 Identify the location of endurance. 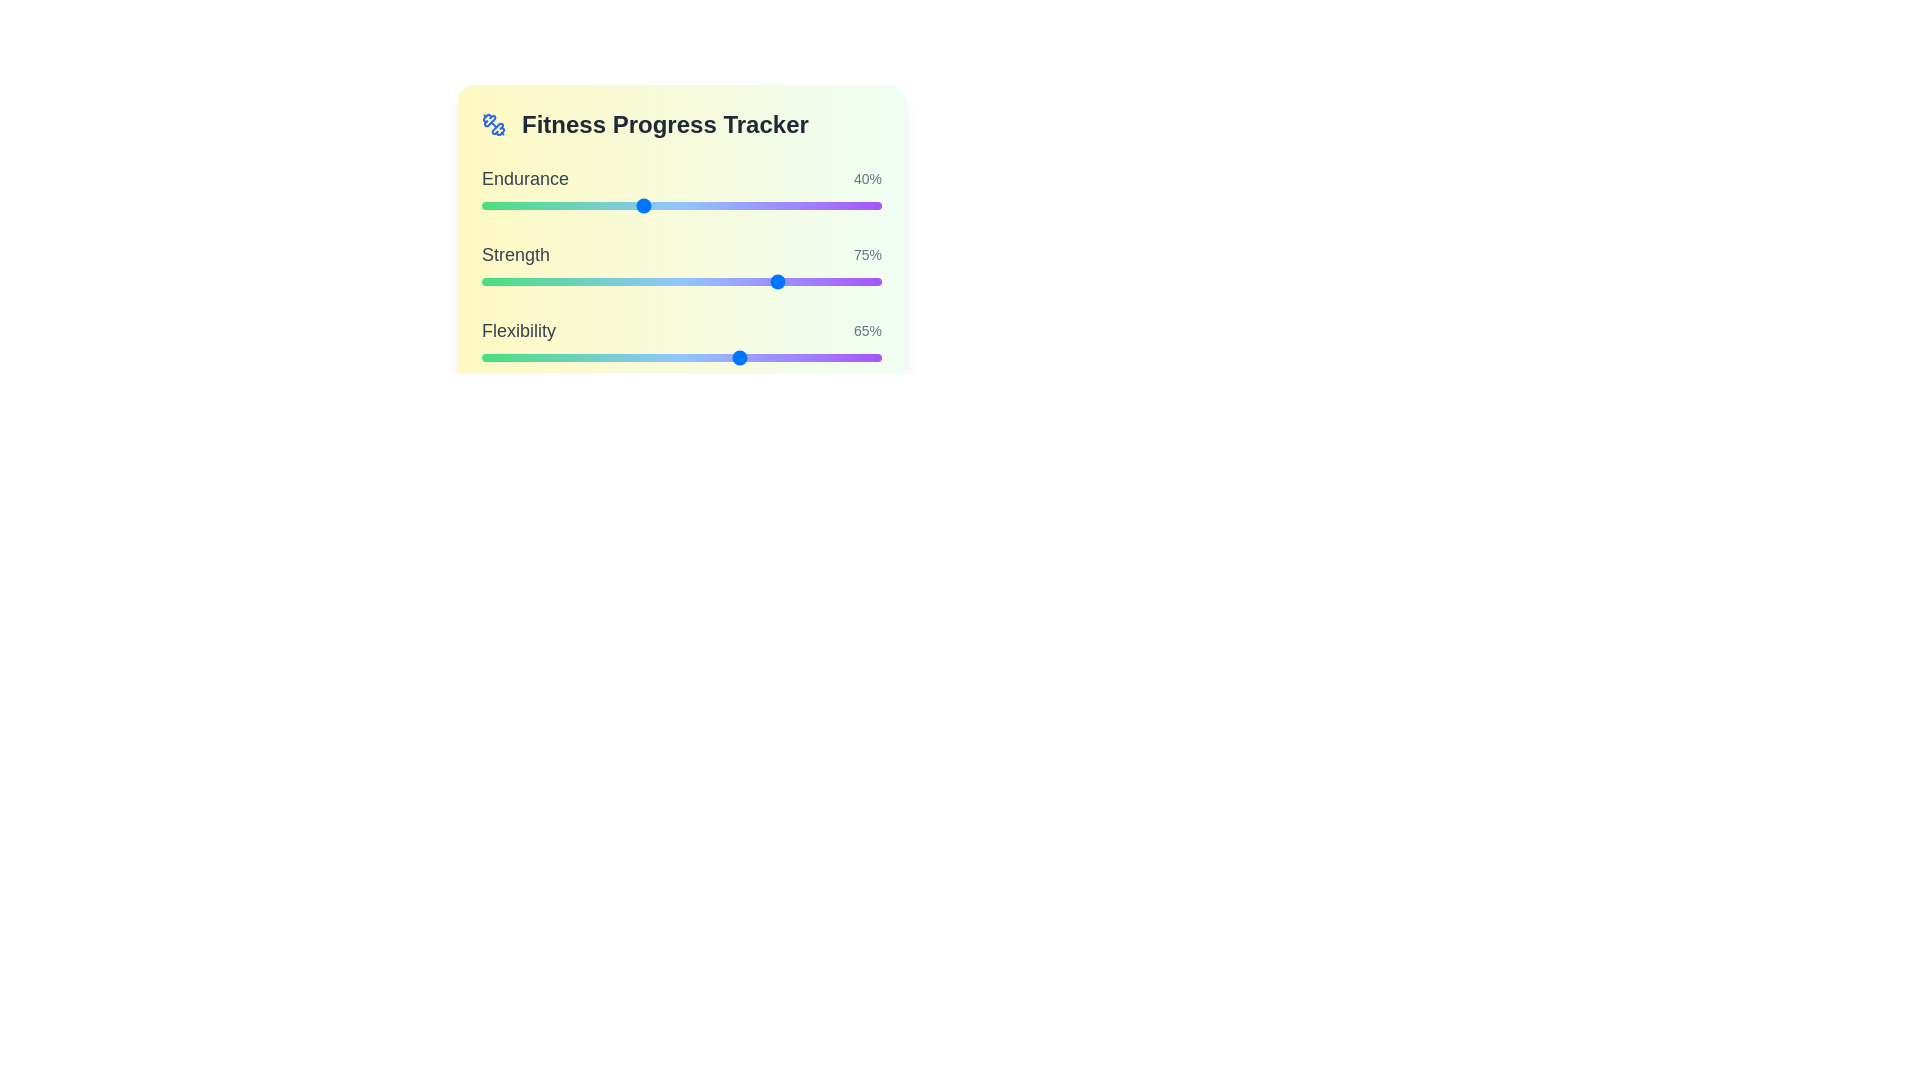
(529, 205).